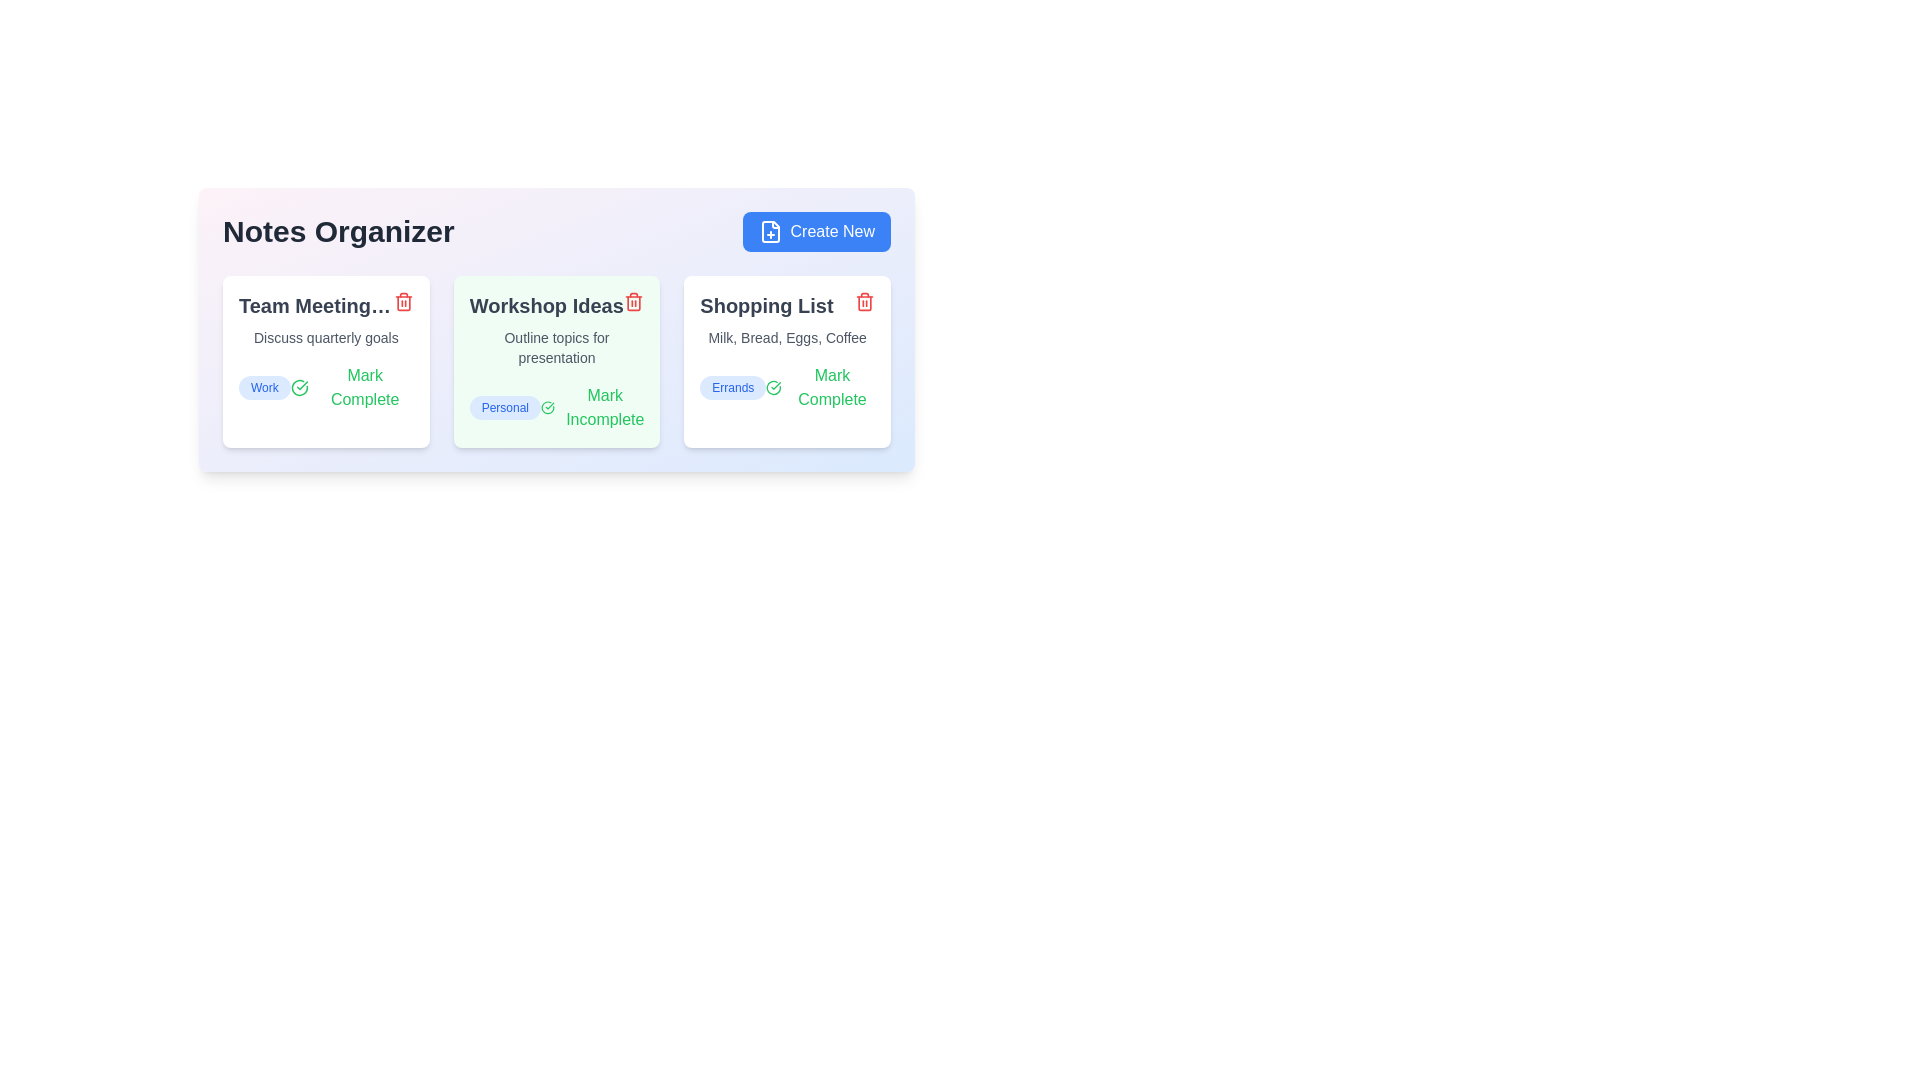  Describe the element at coordinates (351, 388) in the screenshot. I see `the toggle button for the note titled 'Team Meeting Notes' to mark it as complete or incomplete` at that location.